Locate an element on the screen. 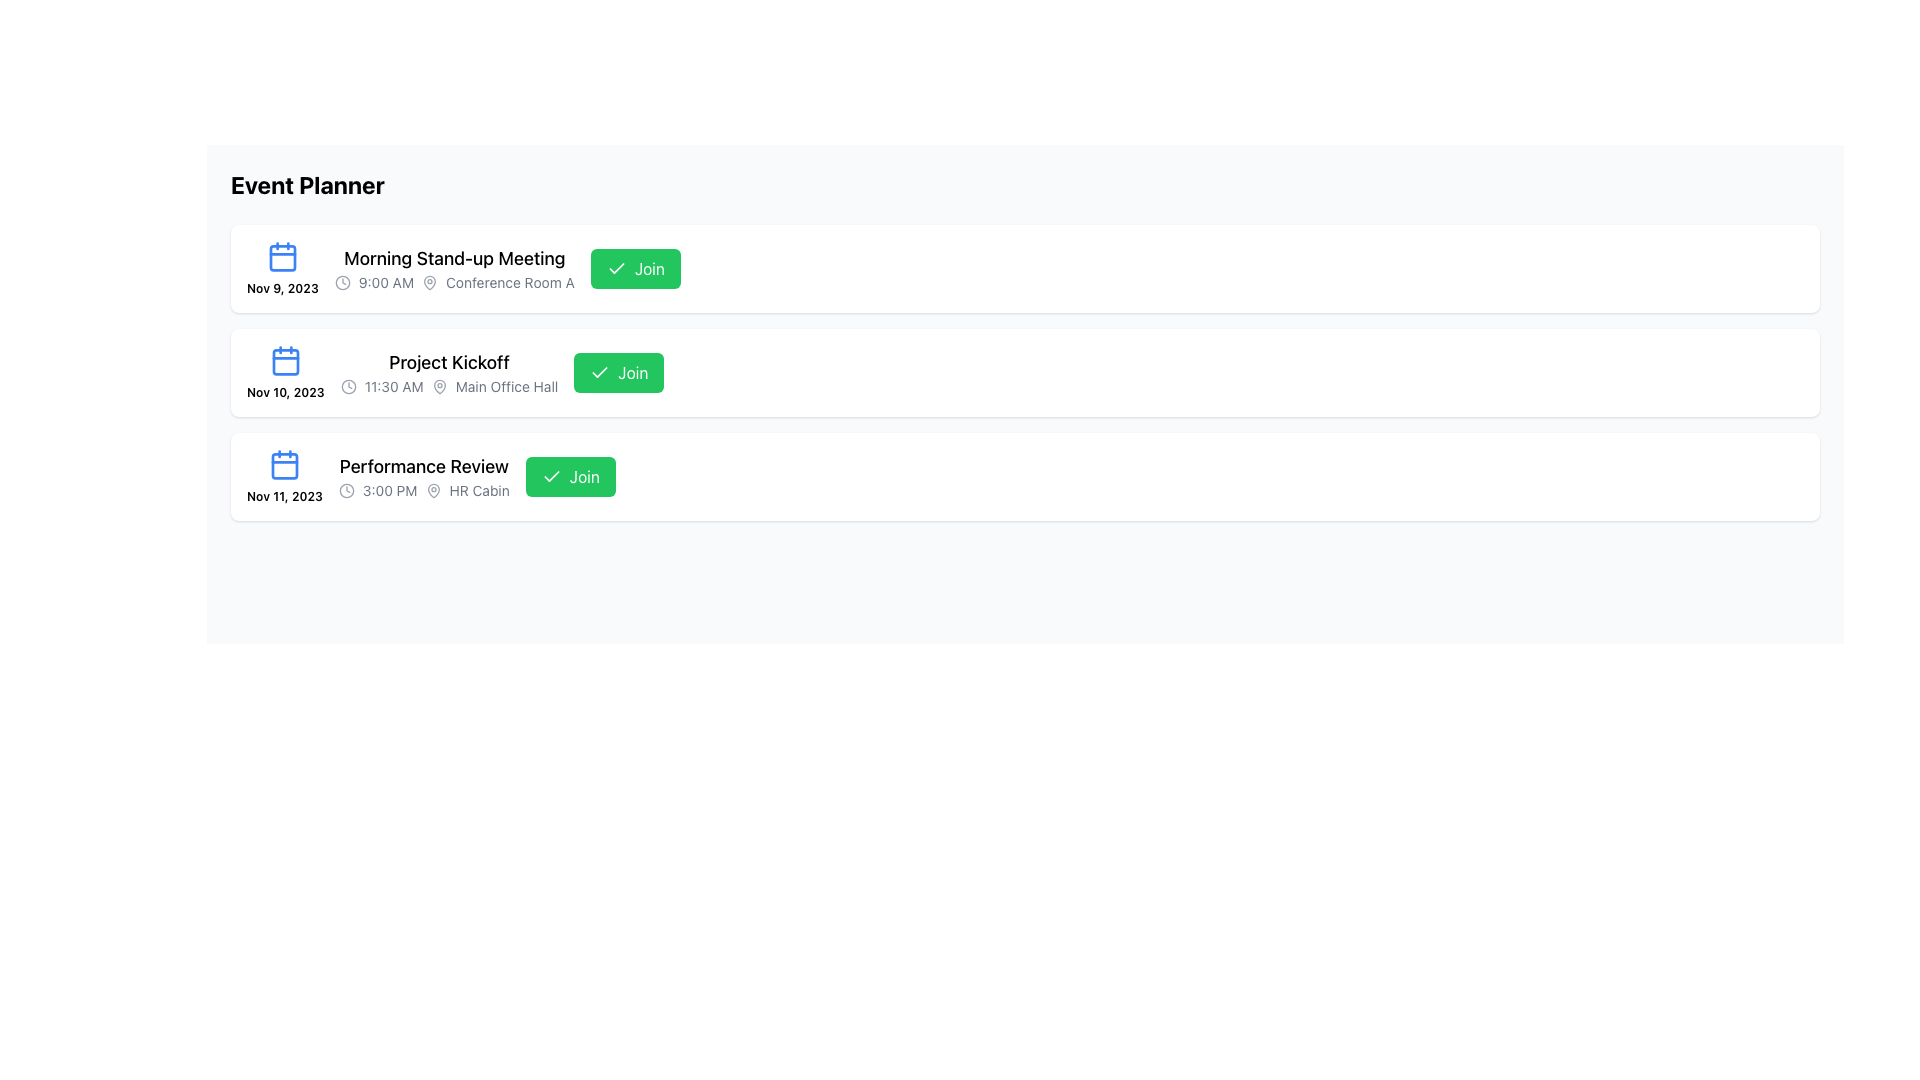 This screenshot has width=1920, height=1080. text content of the second event summary display located centrally within its event card, positioned between the 'Morning Stand-up Meeting' and 'Performance Review' entries is located at coordinates (448, 373).